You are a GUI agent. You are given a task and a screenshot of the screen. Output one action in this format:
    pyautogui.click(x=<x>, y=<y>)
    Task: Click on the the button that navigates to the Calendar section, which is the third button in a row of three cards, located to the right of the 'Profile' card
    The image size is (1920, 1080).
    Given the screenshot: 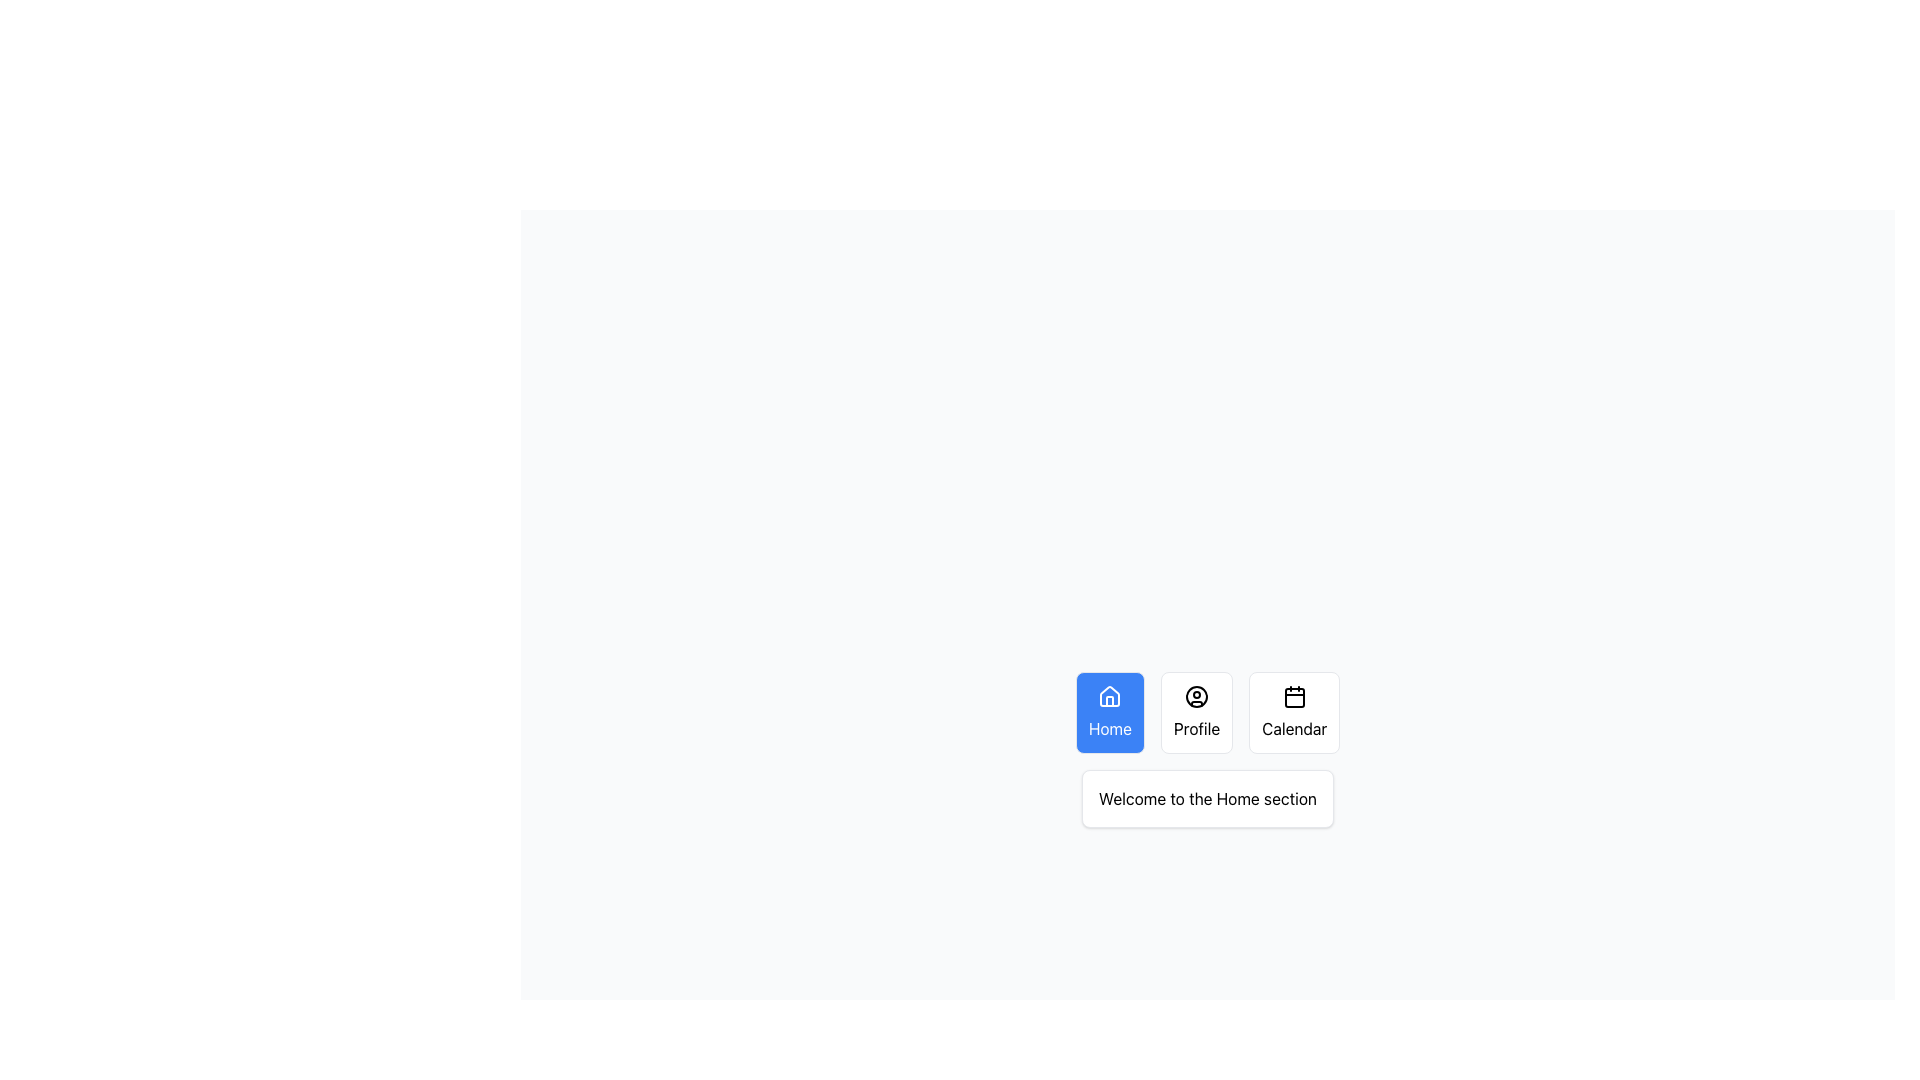 What is the action you would take?
    pyautogui.click(x=1294, y=712)
    